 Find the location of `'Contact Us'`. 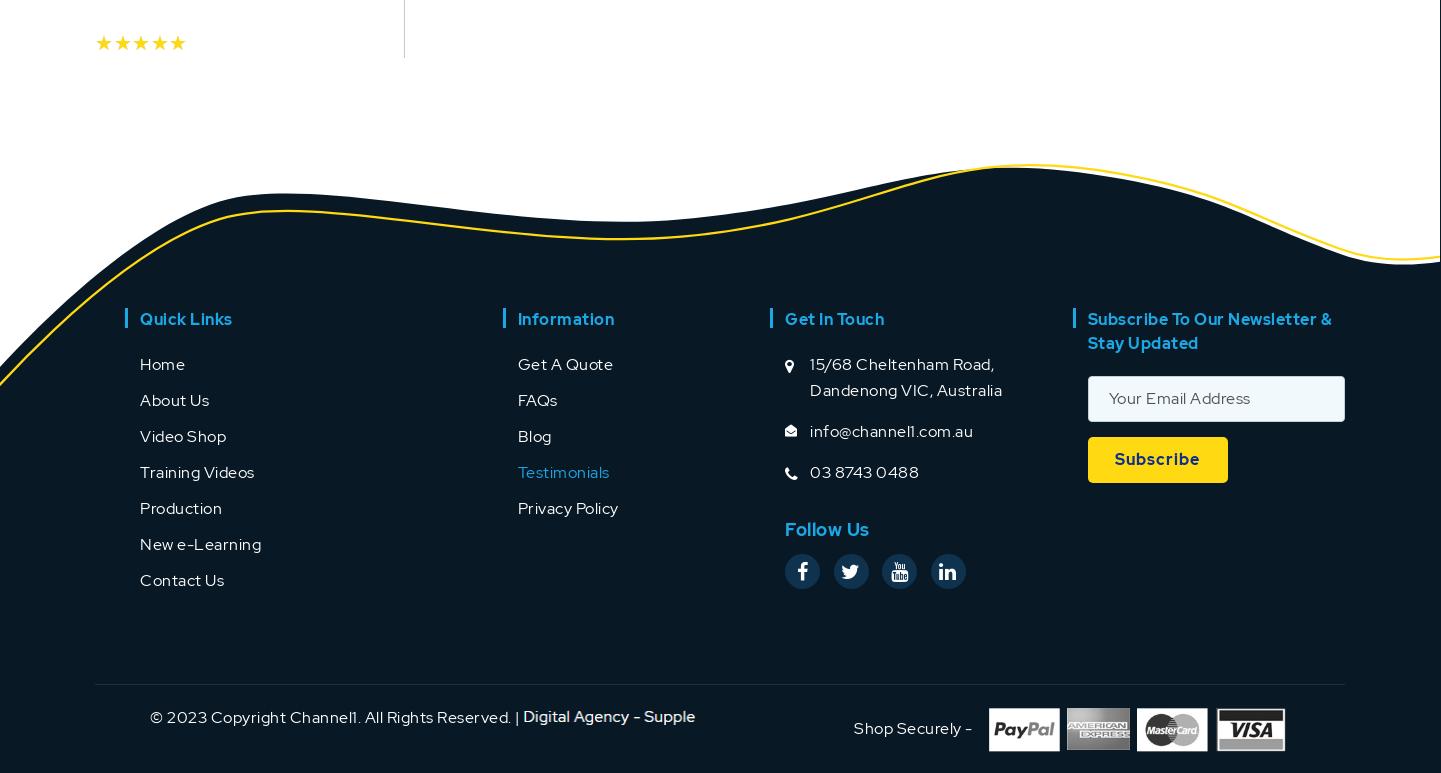

'Contact Us' is located at coordinates (139, 579).